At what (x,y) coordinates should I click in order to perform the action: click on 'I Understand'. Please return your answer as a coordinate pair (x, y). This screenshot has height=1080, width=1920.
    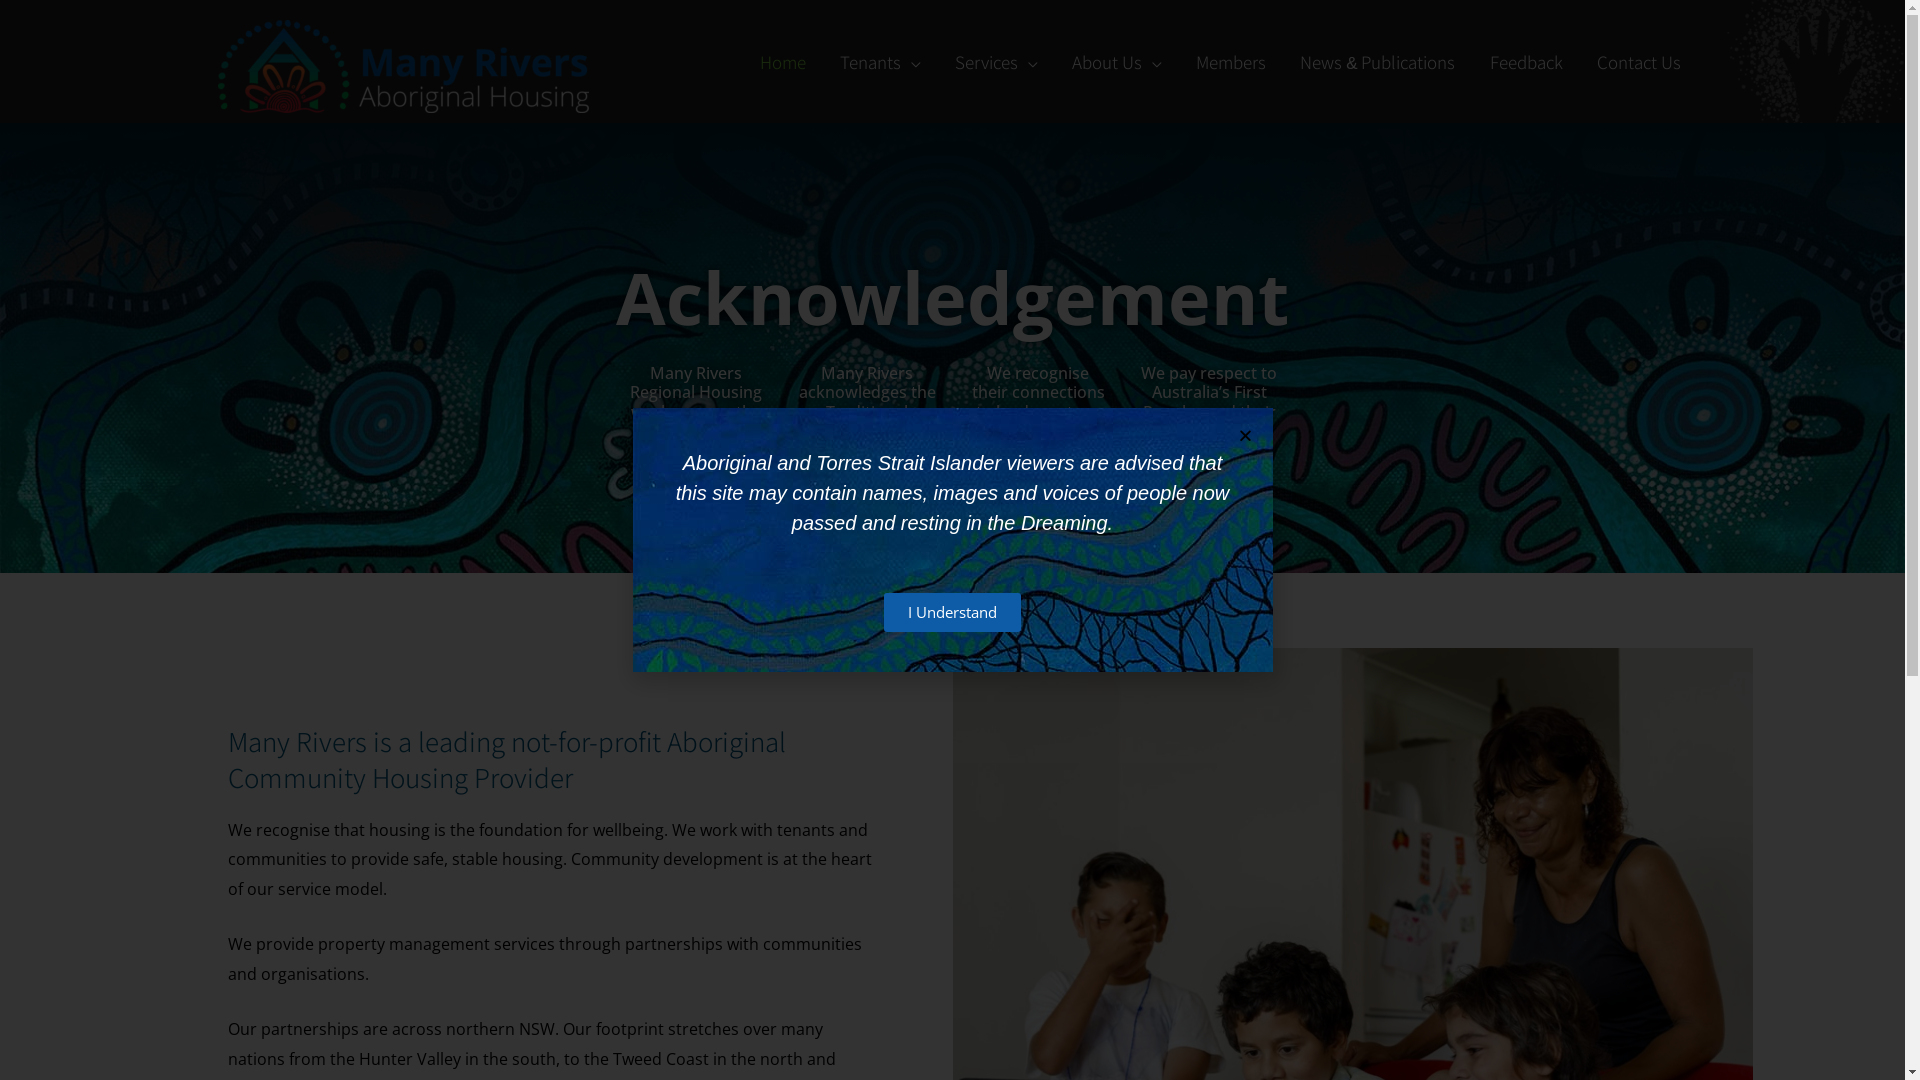
    Looking at the image, I should click on (951, 611).